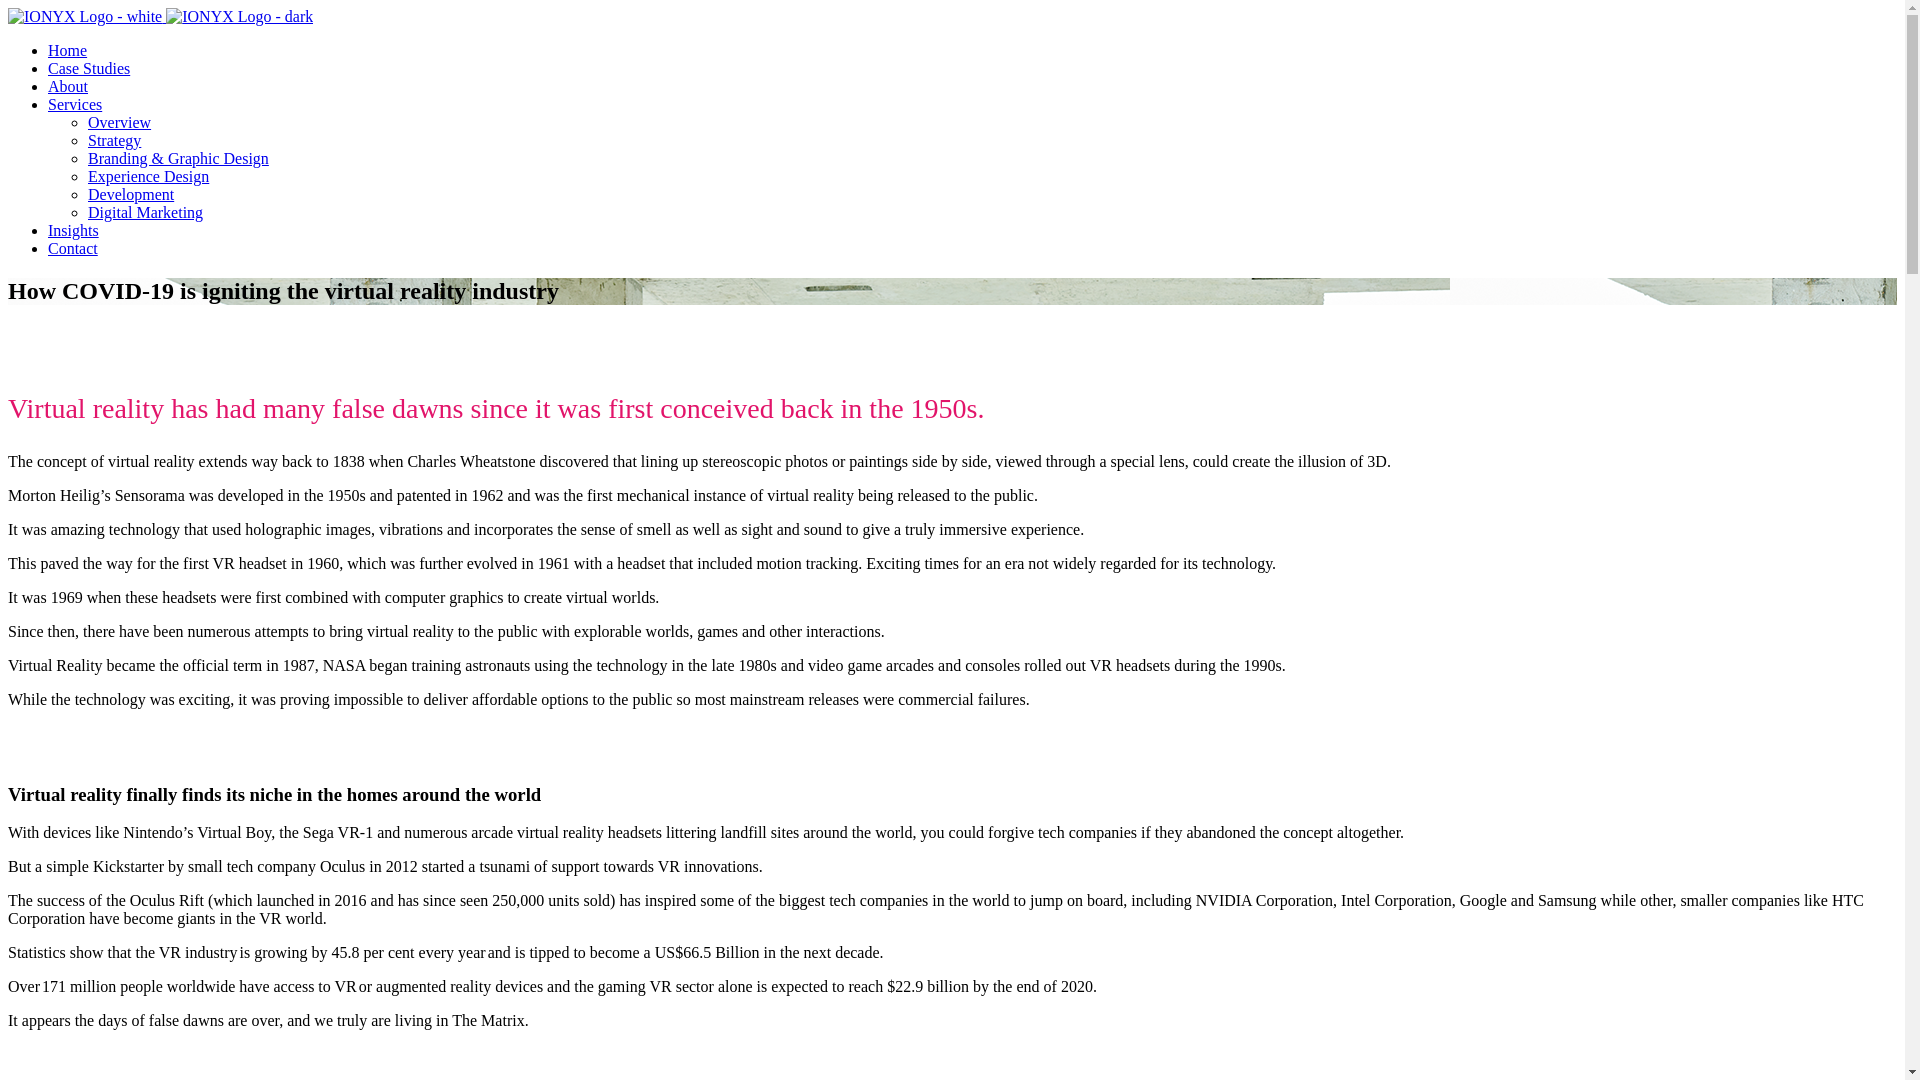 Image resolution: width=1920 pixels, height=1080 pixels. I want to click on 'Contact', so click(72, 247).